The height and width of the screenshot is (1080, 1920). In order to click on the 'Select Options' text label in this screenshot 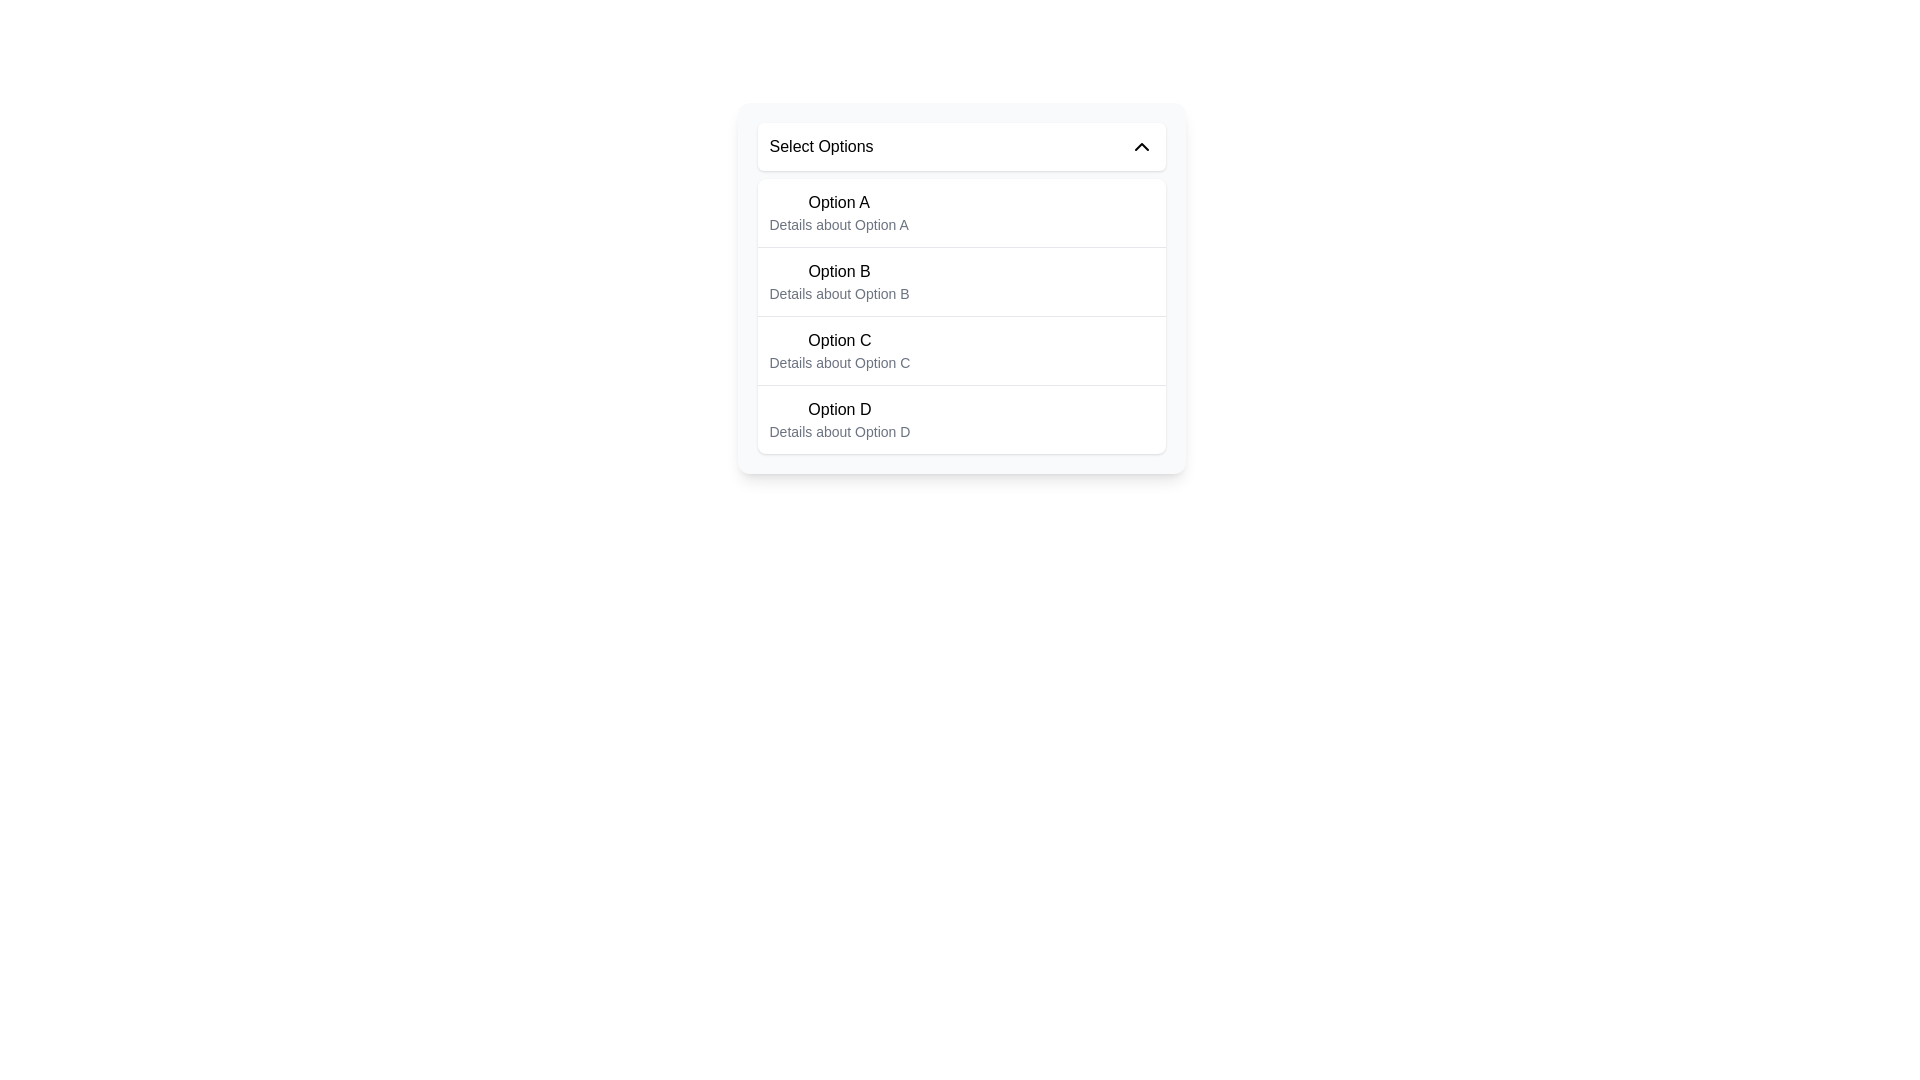, I will do `click(821, 145)`.